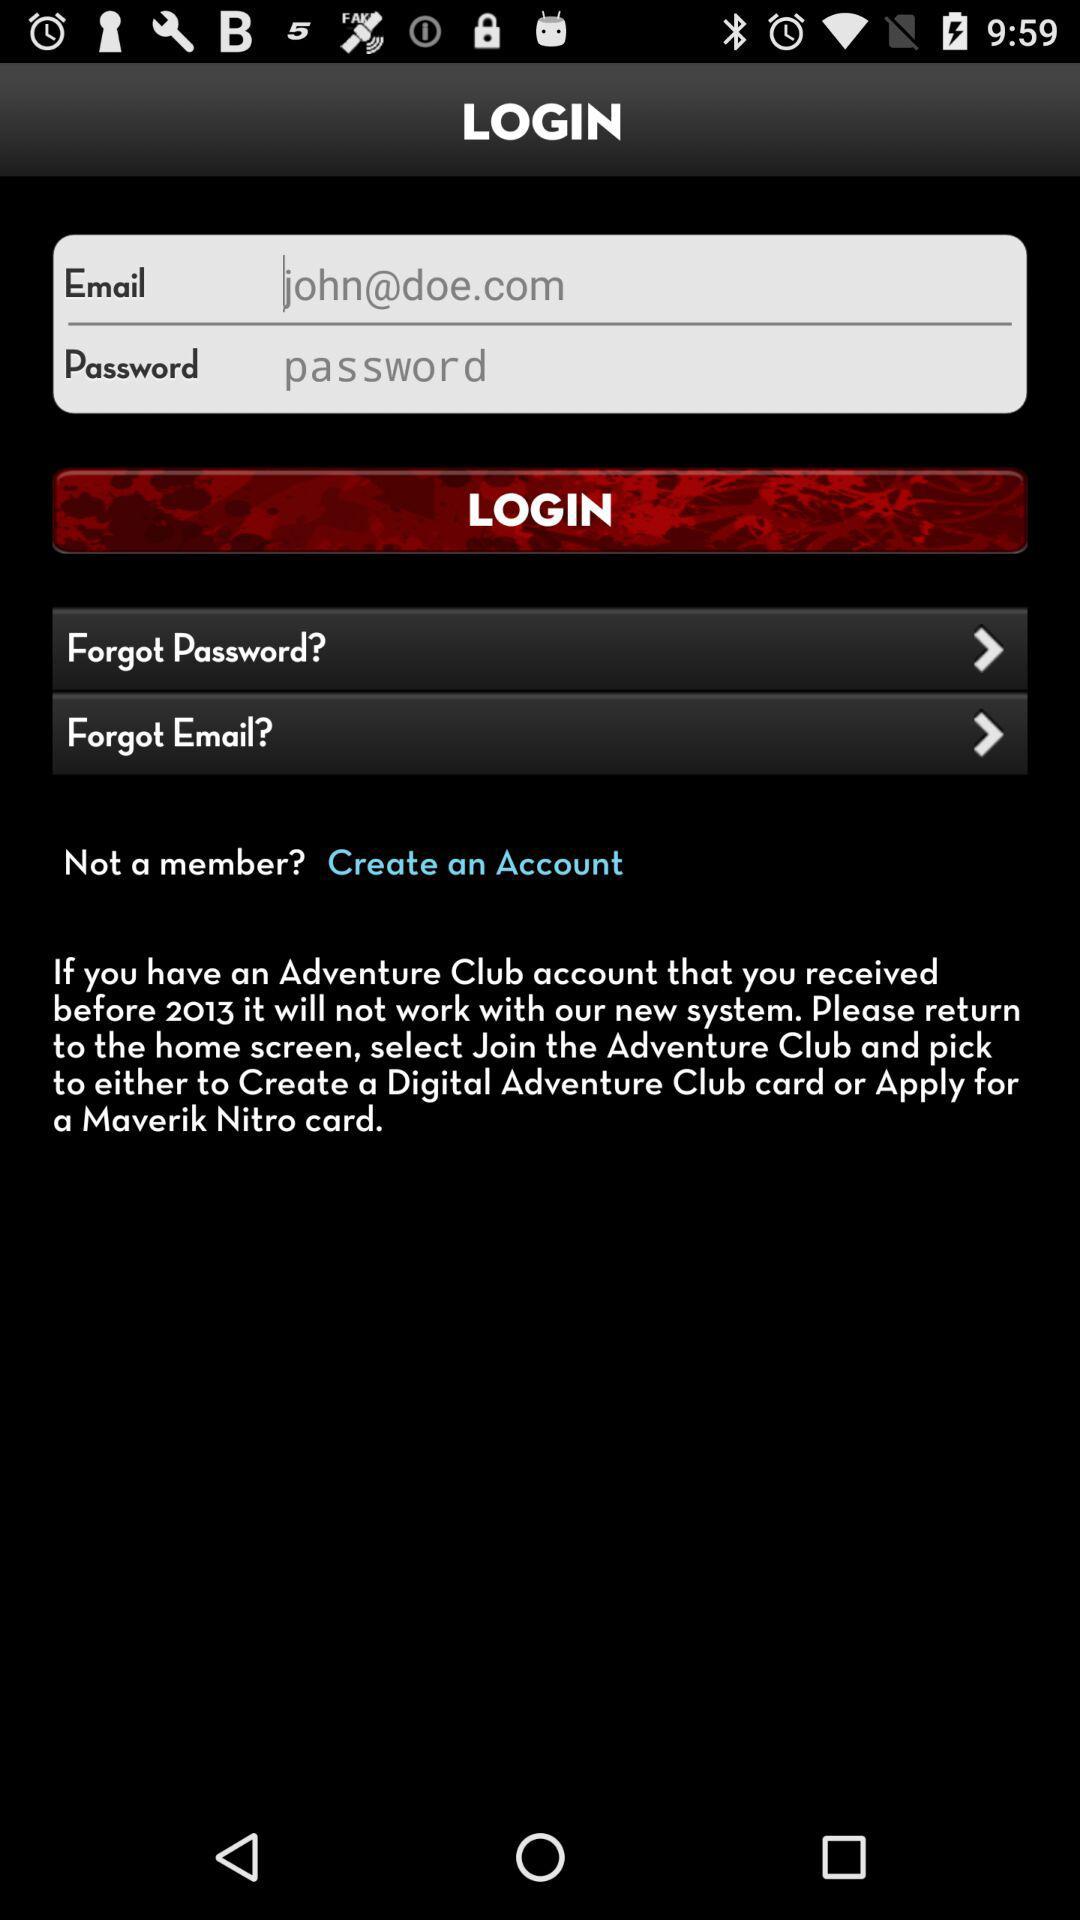  I want to click on the email, so click(644, 282).